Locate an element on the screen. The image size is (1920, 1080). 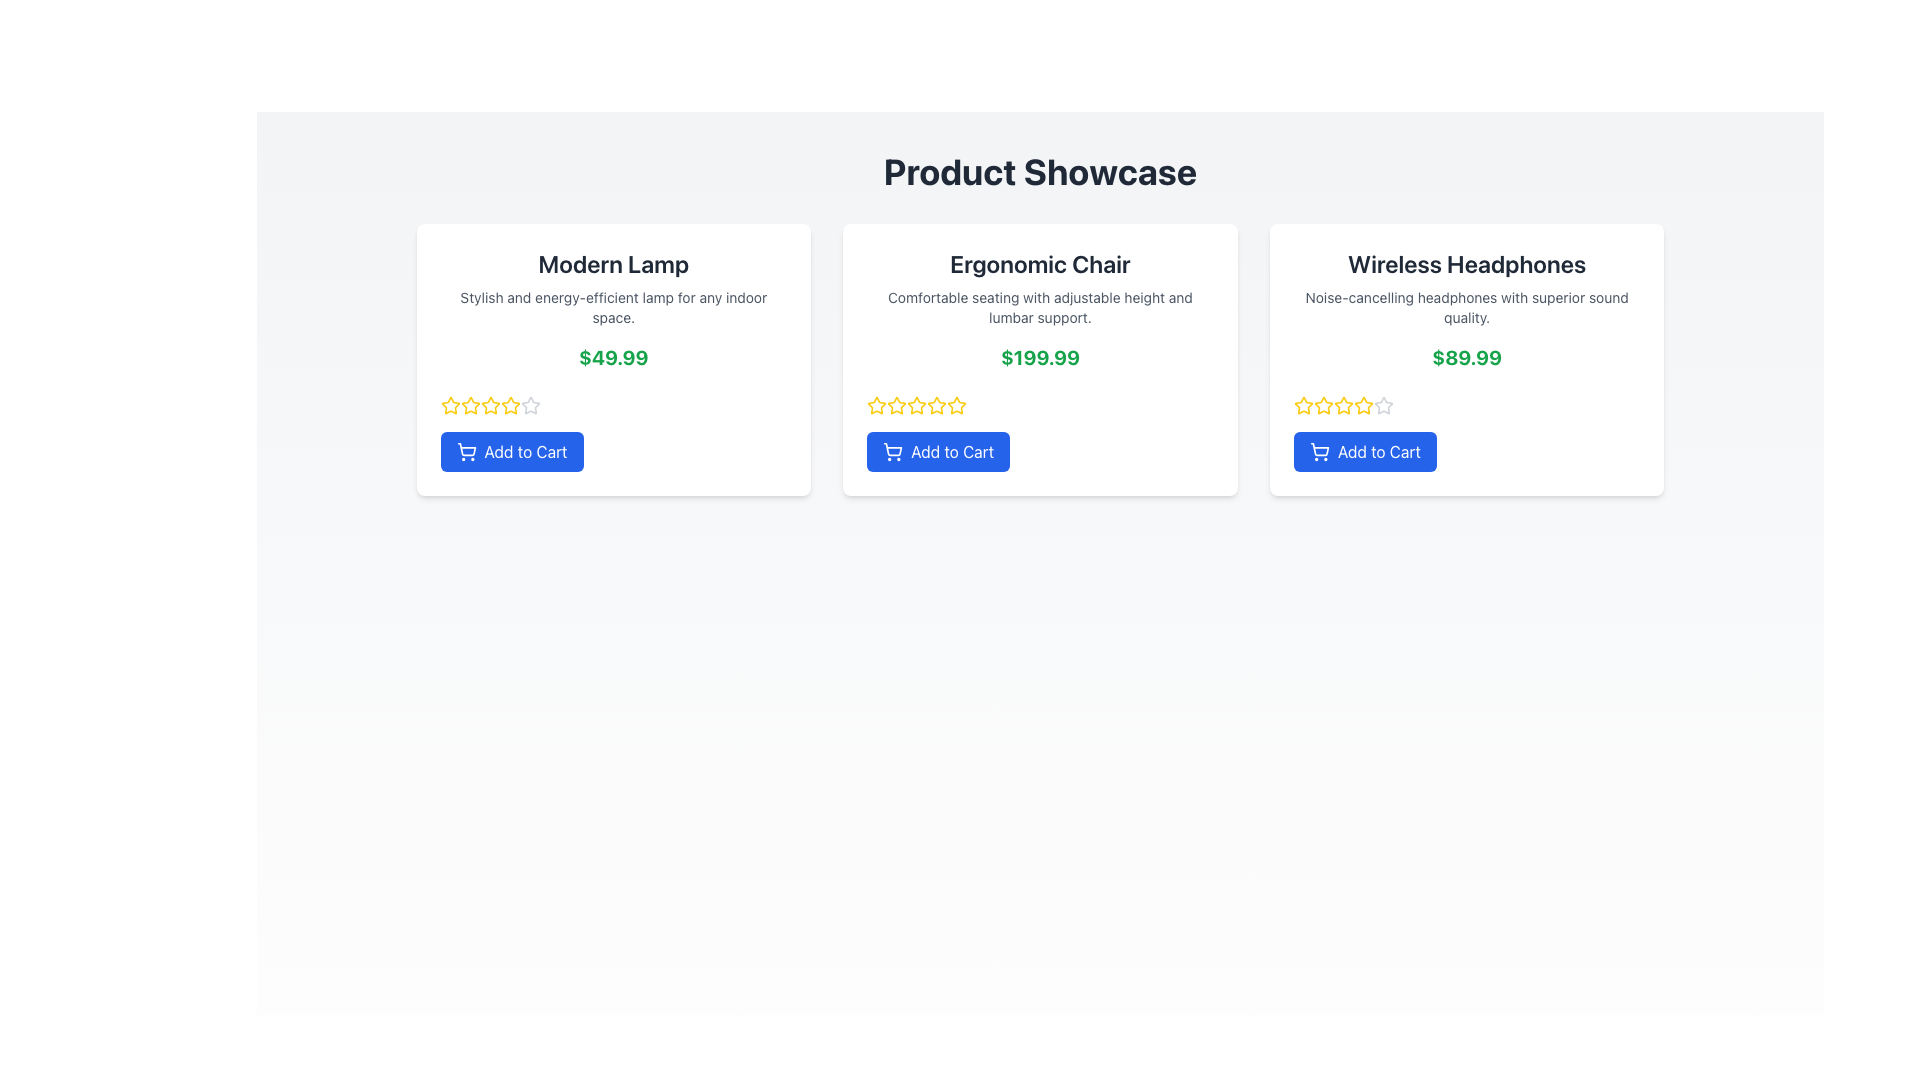
the fifth yellow hollow star icon in the rating system below the 'Modern Lamp' product description to rate it is located at coordinates (510, 405).